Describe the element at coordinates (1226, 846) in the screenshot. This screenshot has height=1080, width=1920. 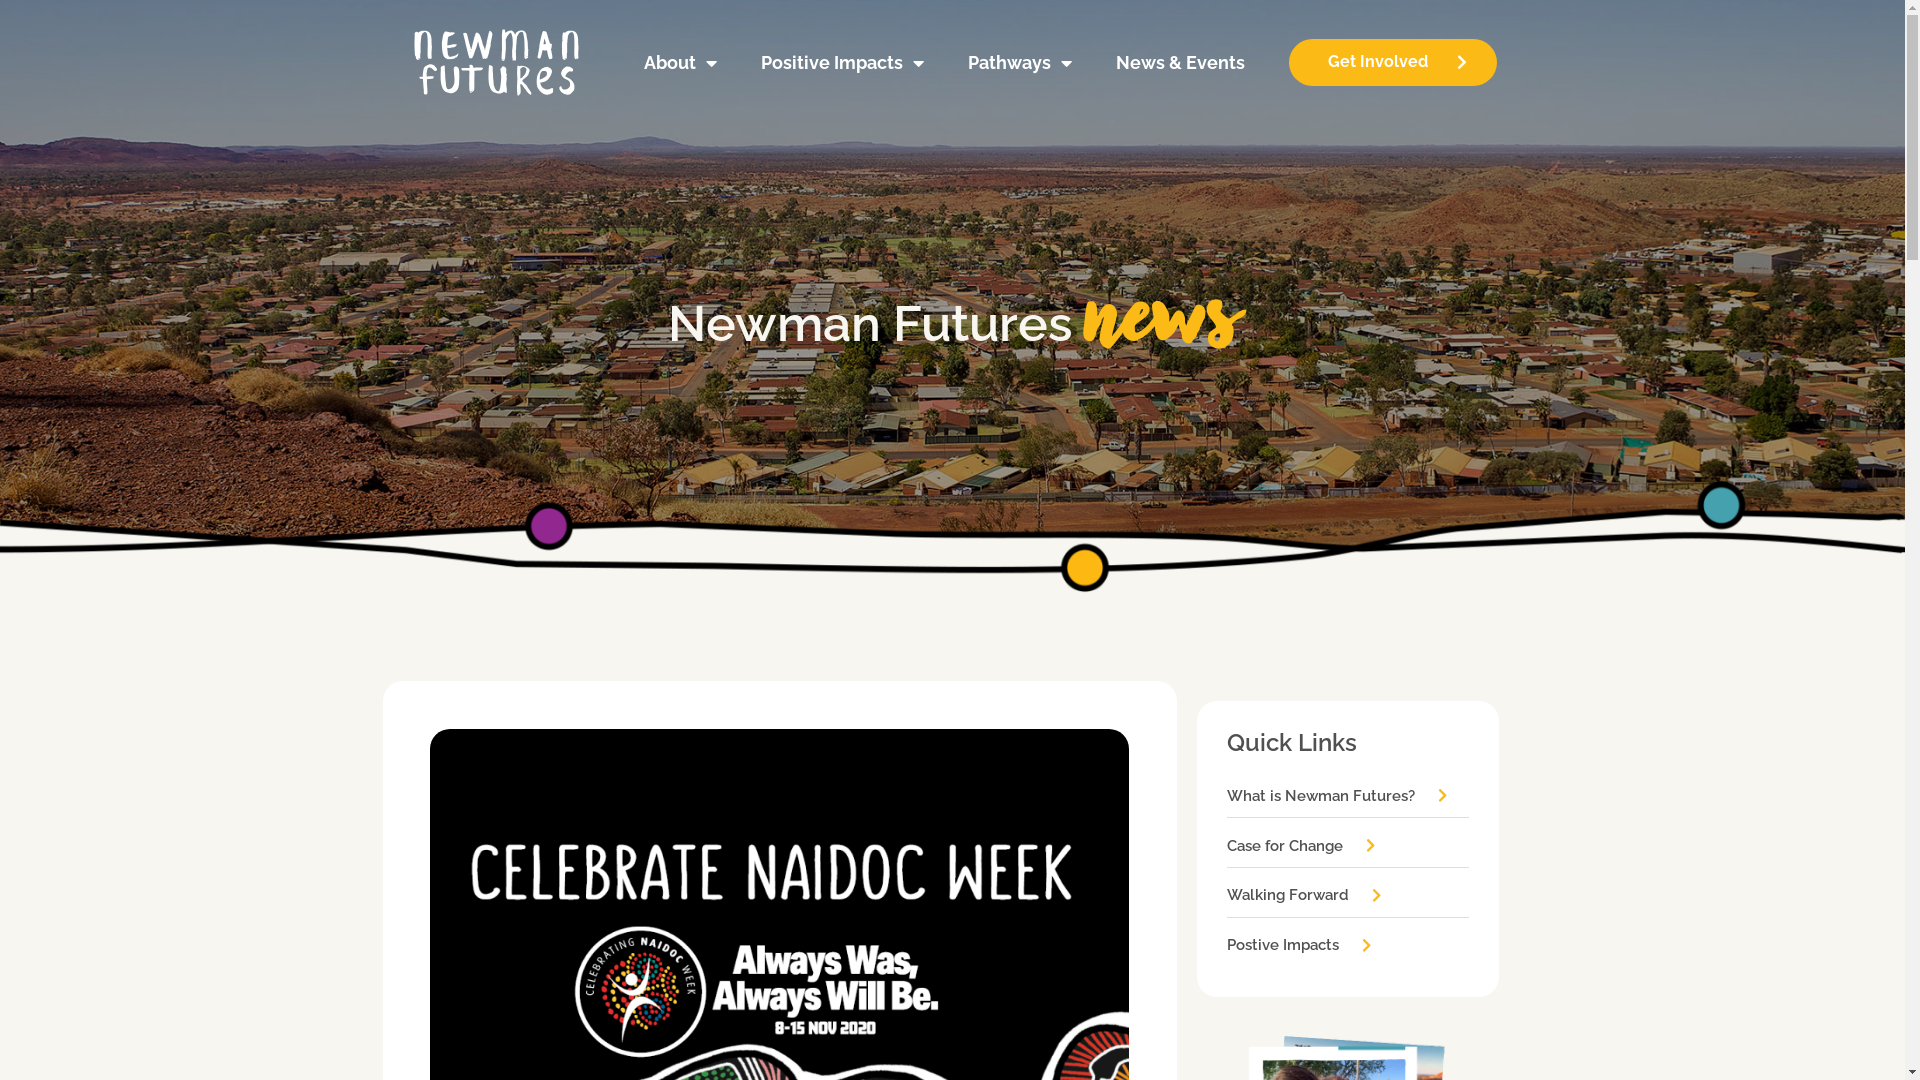
I see `'Case for Change'` at that location.